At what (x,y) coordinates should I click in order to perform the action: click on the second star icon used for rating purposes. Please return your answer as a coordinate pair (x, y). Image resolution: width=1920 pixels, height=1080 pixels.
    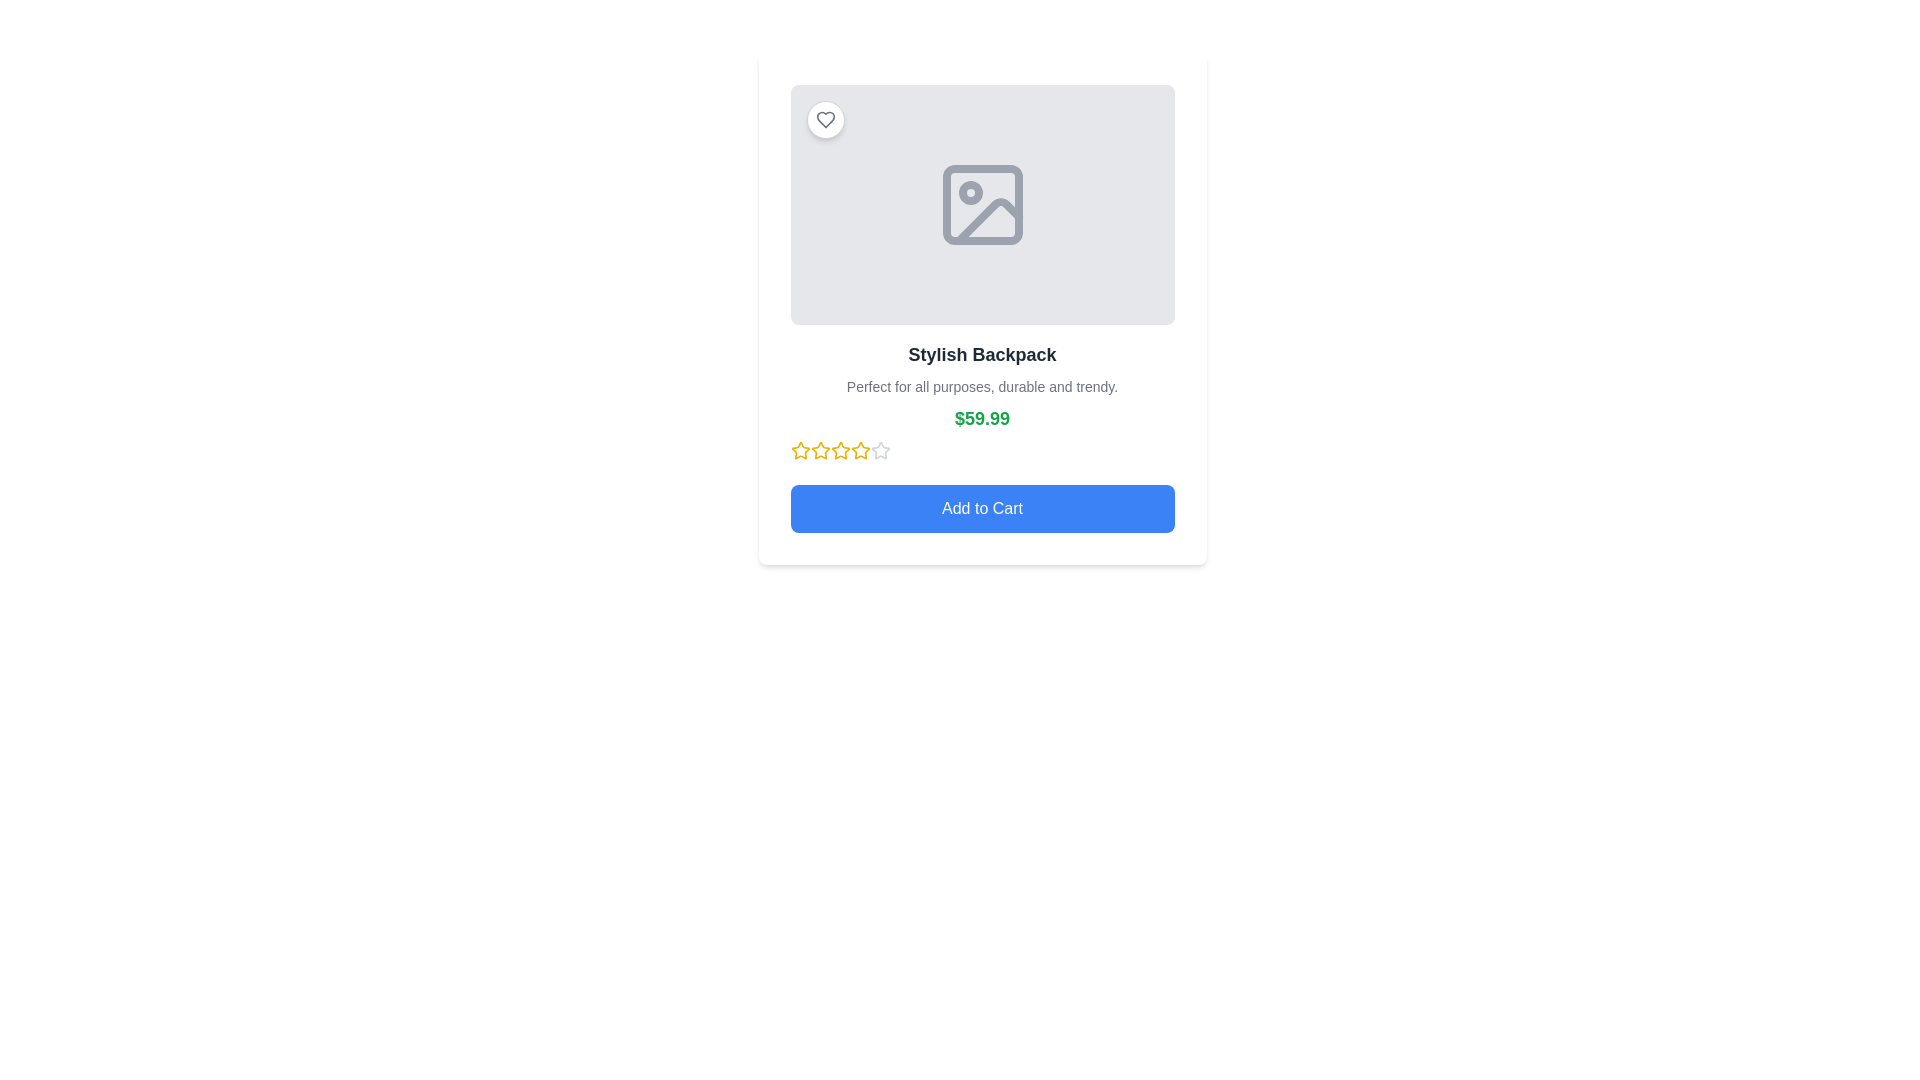
    Looking at the image, I should click on (820, 450).